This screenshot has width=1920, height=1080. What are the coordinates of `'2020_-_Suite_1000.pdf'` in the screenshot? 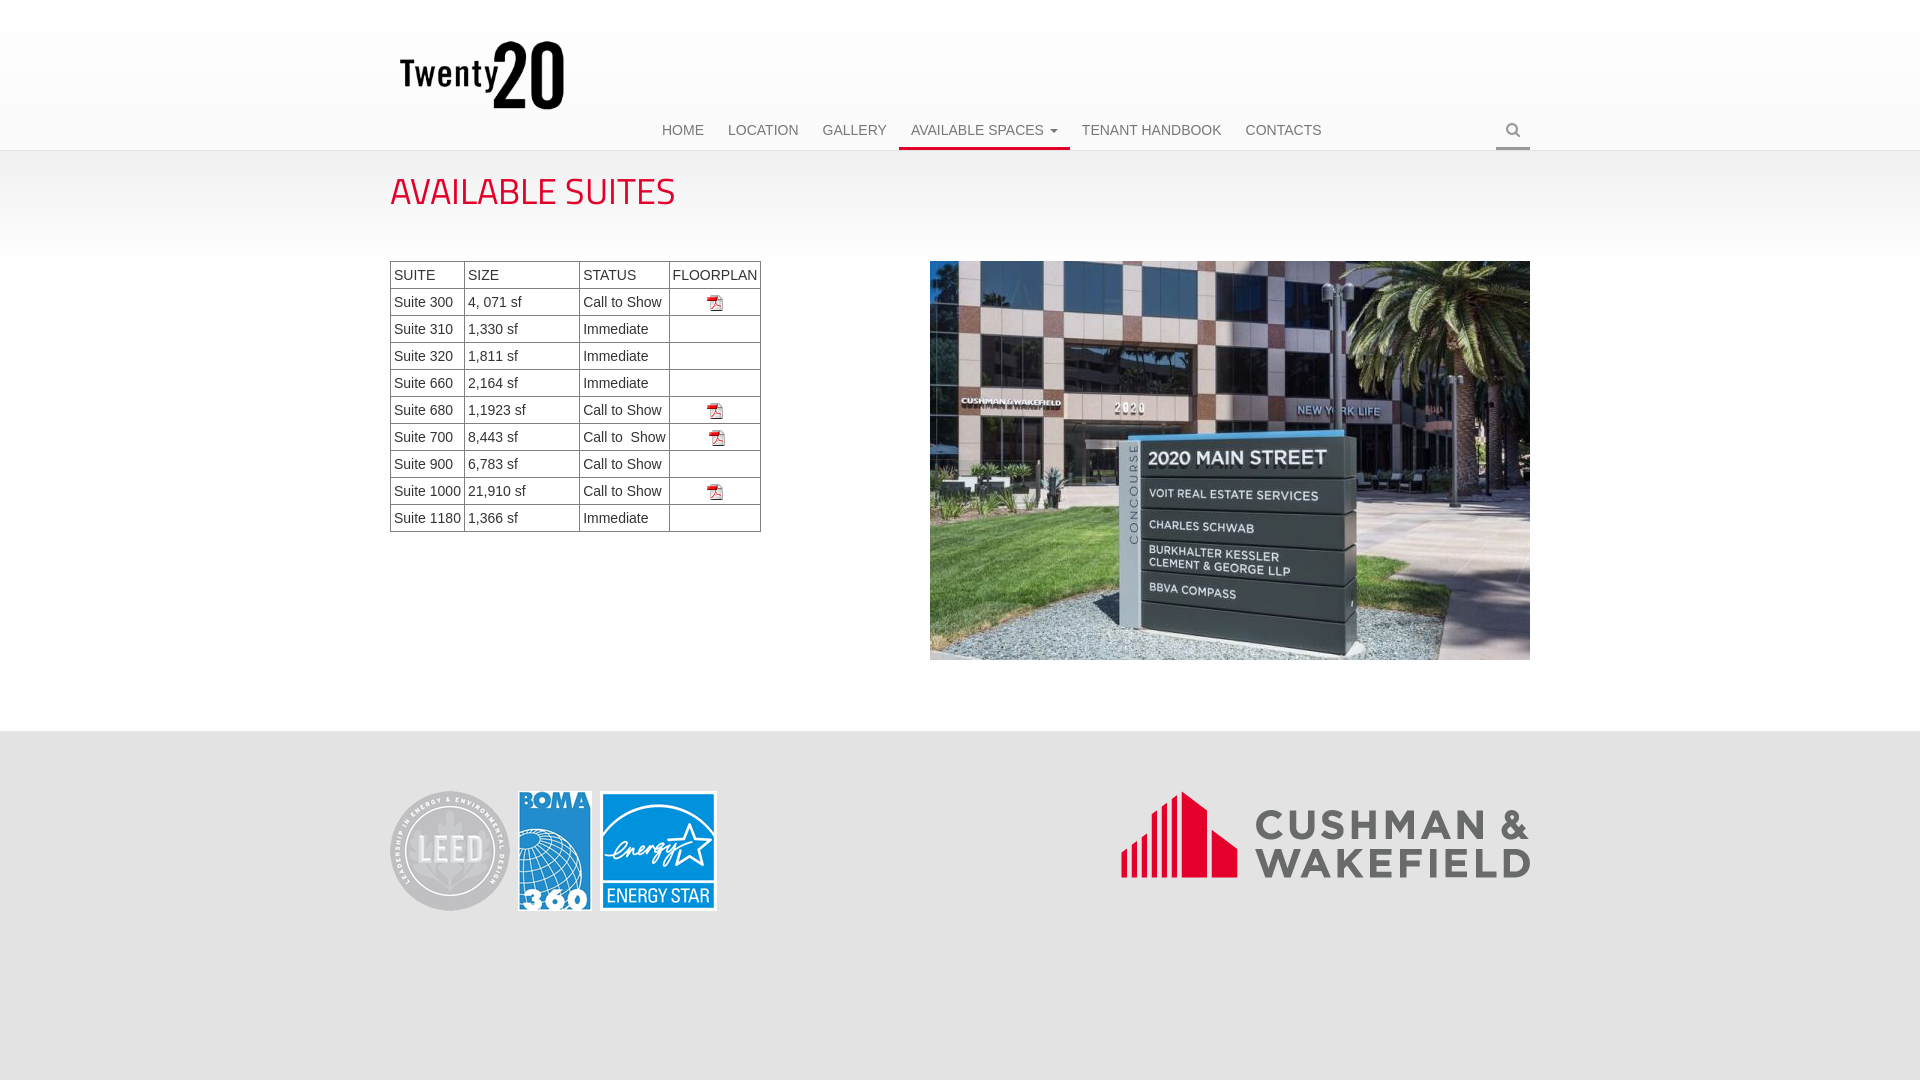 It's located at (706, 490).